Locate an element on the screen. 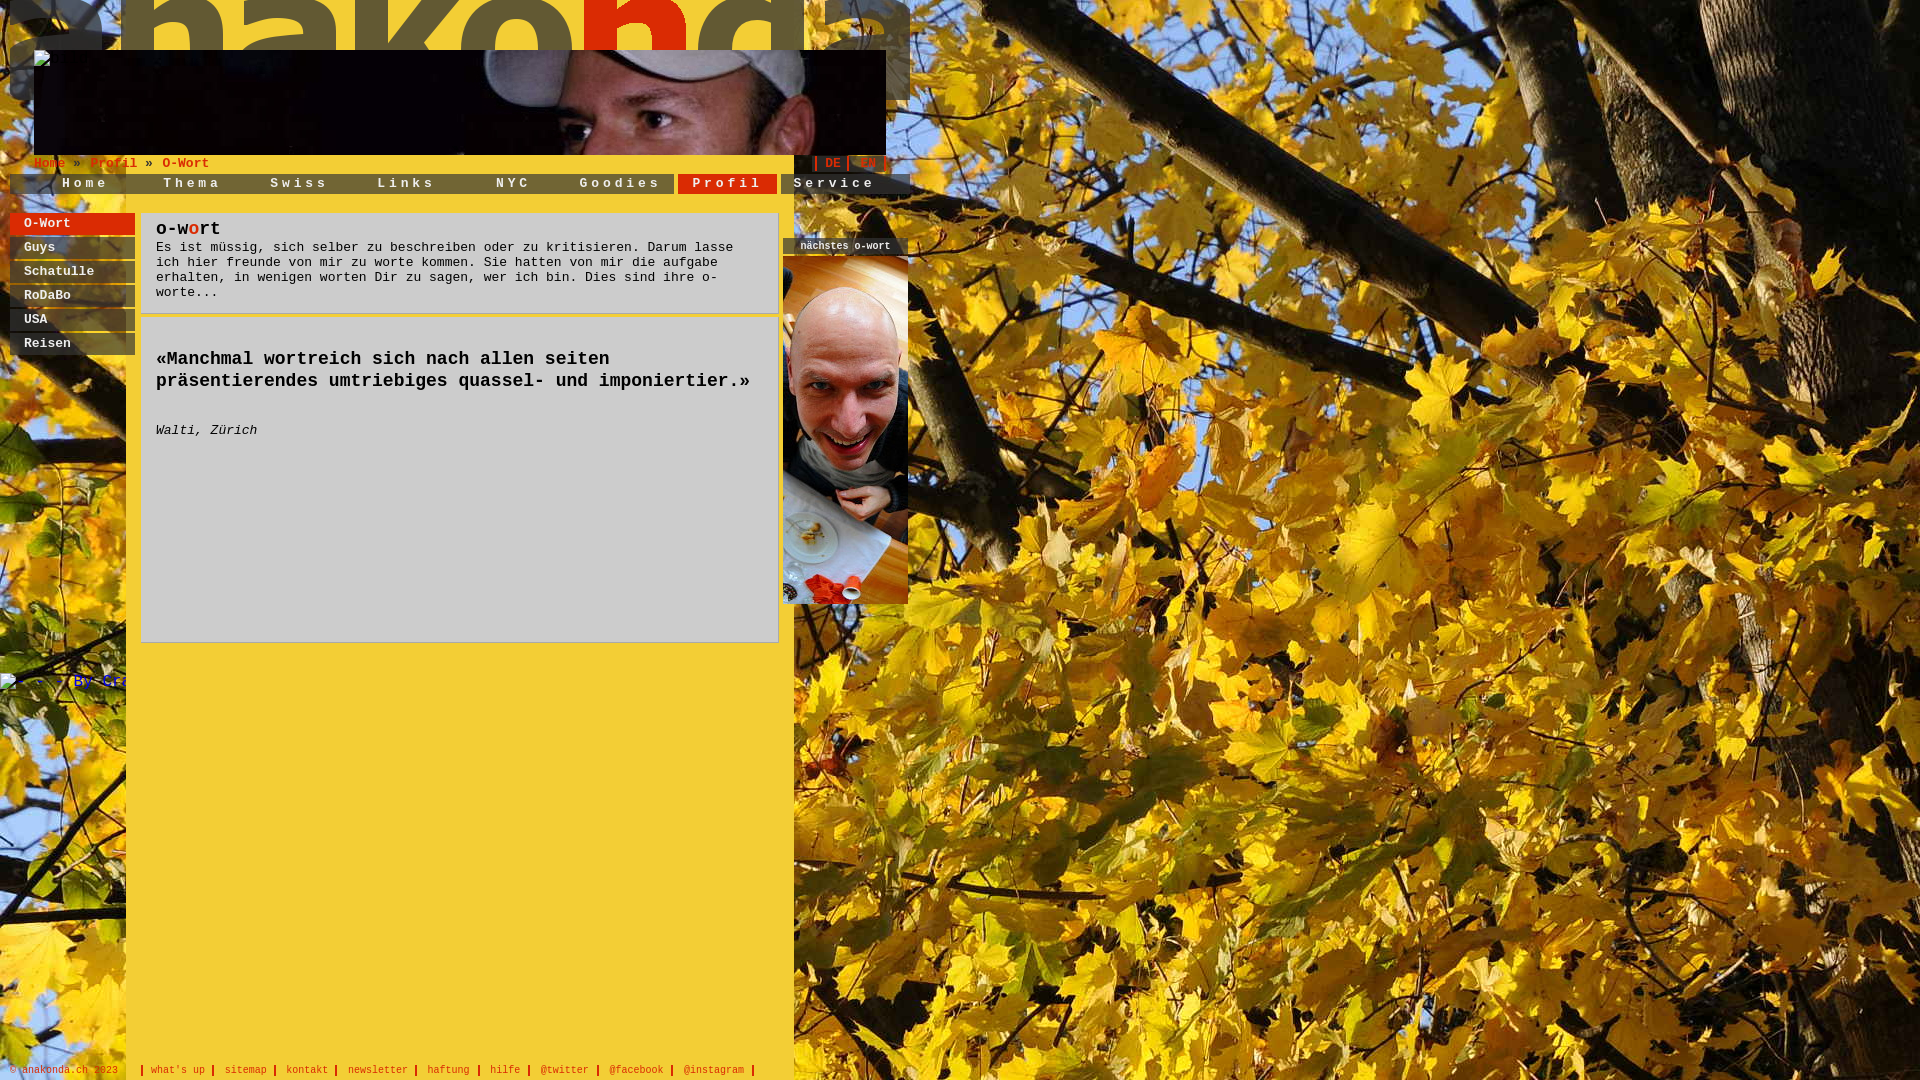  'Guys' is located at coordinates (39, 246).